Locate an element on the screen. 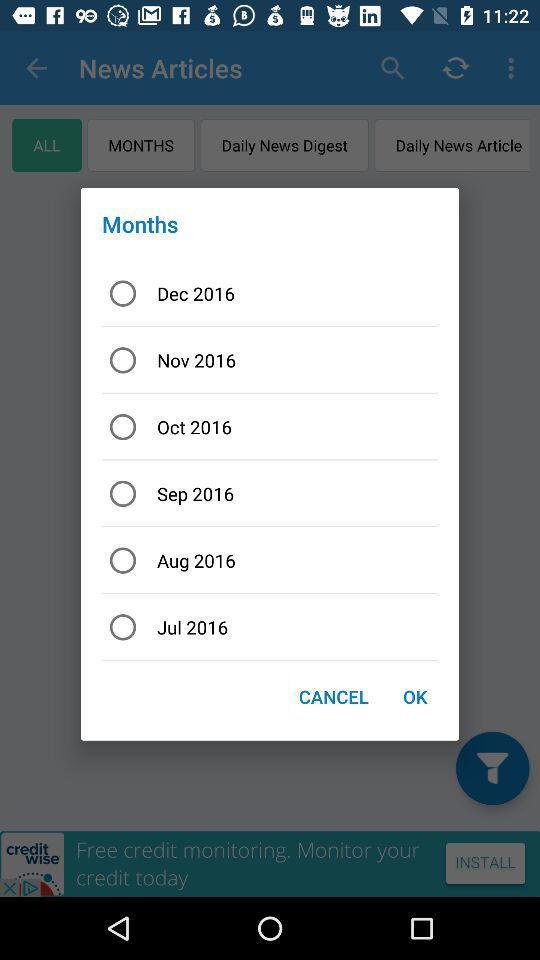  the icon above cancel icon is located at coordinates (270, 626).